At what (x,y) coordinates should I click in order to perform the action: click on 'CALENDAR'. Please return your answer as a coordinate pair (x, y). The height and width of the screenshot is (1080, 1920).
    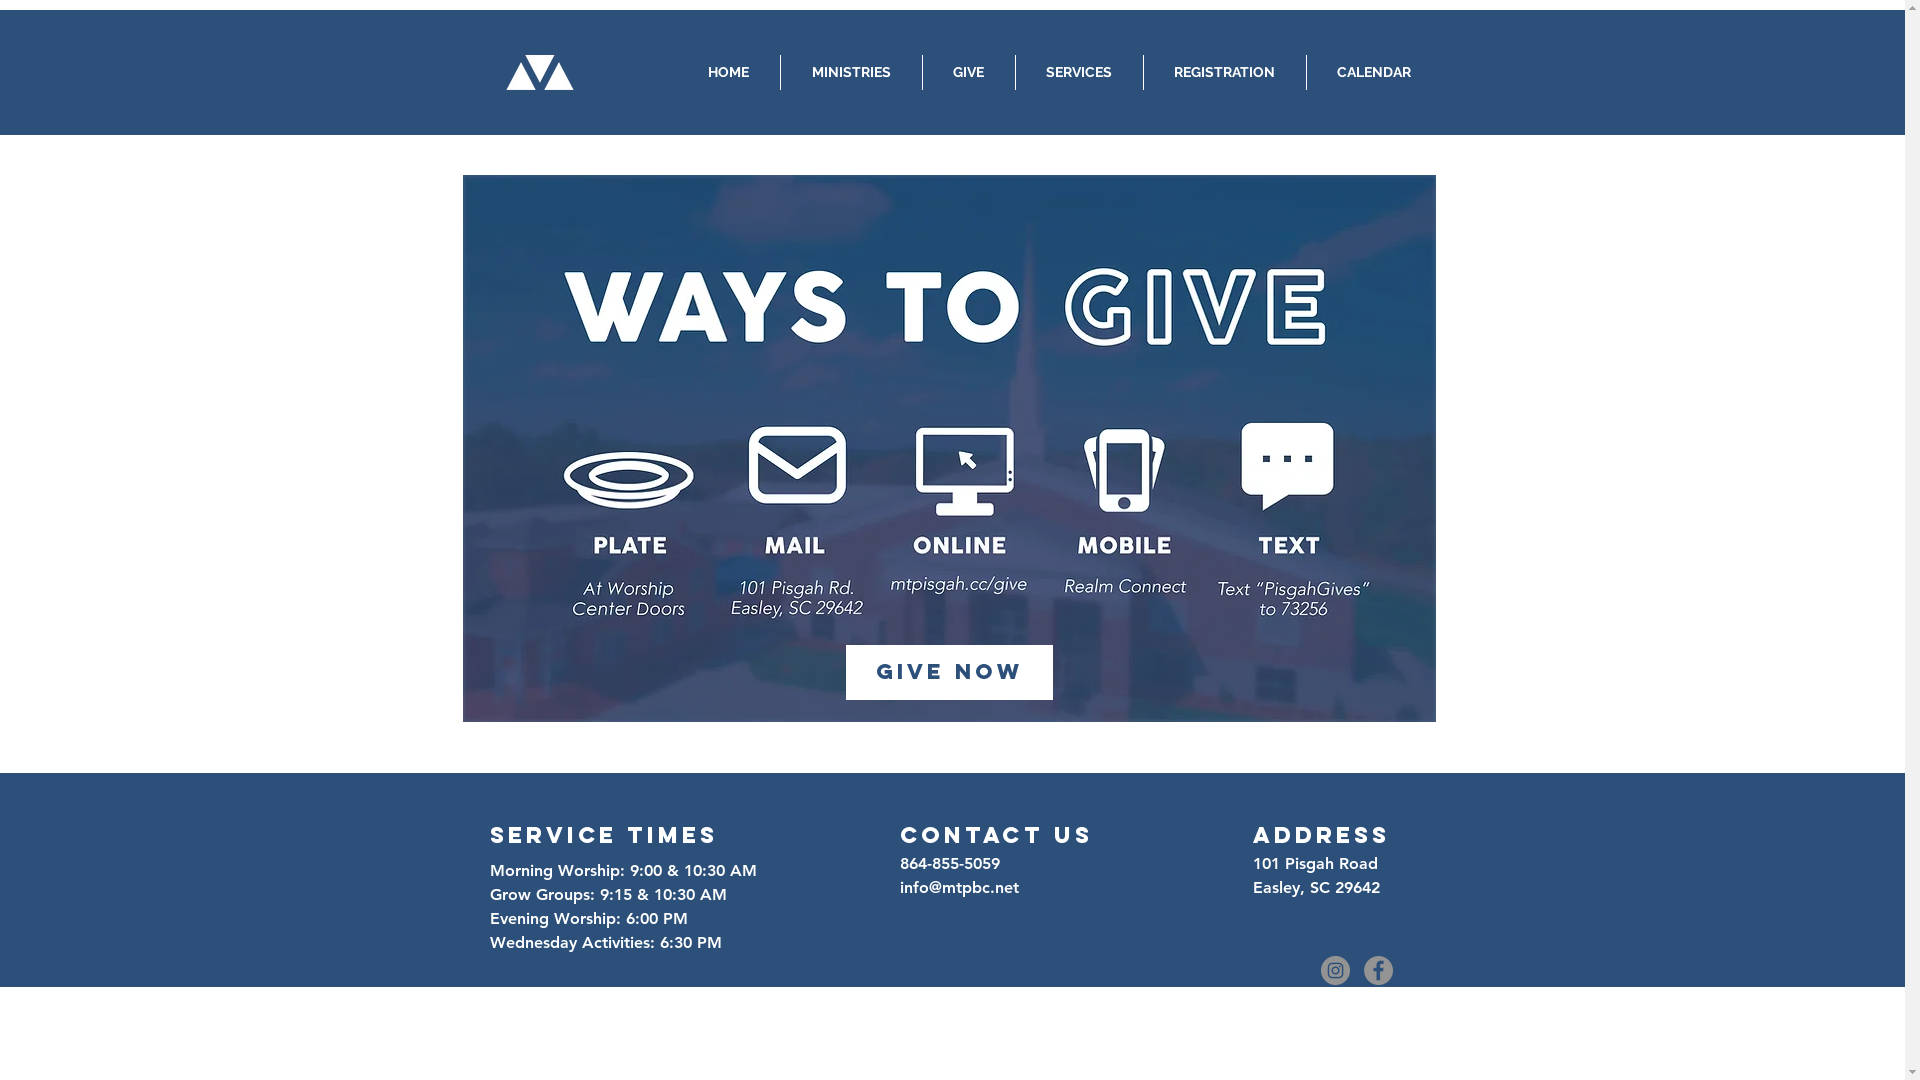
    Looking at the image, I should click on (1372, 71).